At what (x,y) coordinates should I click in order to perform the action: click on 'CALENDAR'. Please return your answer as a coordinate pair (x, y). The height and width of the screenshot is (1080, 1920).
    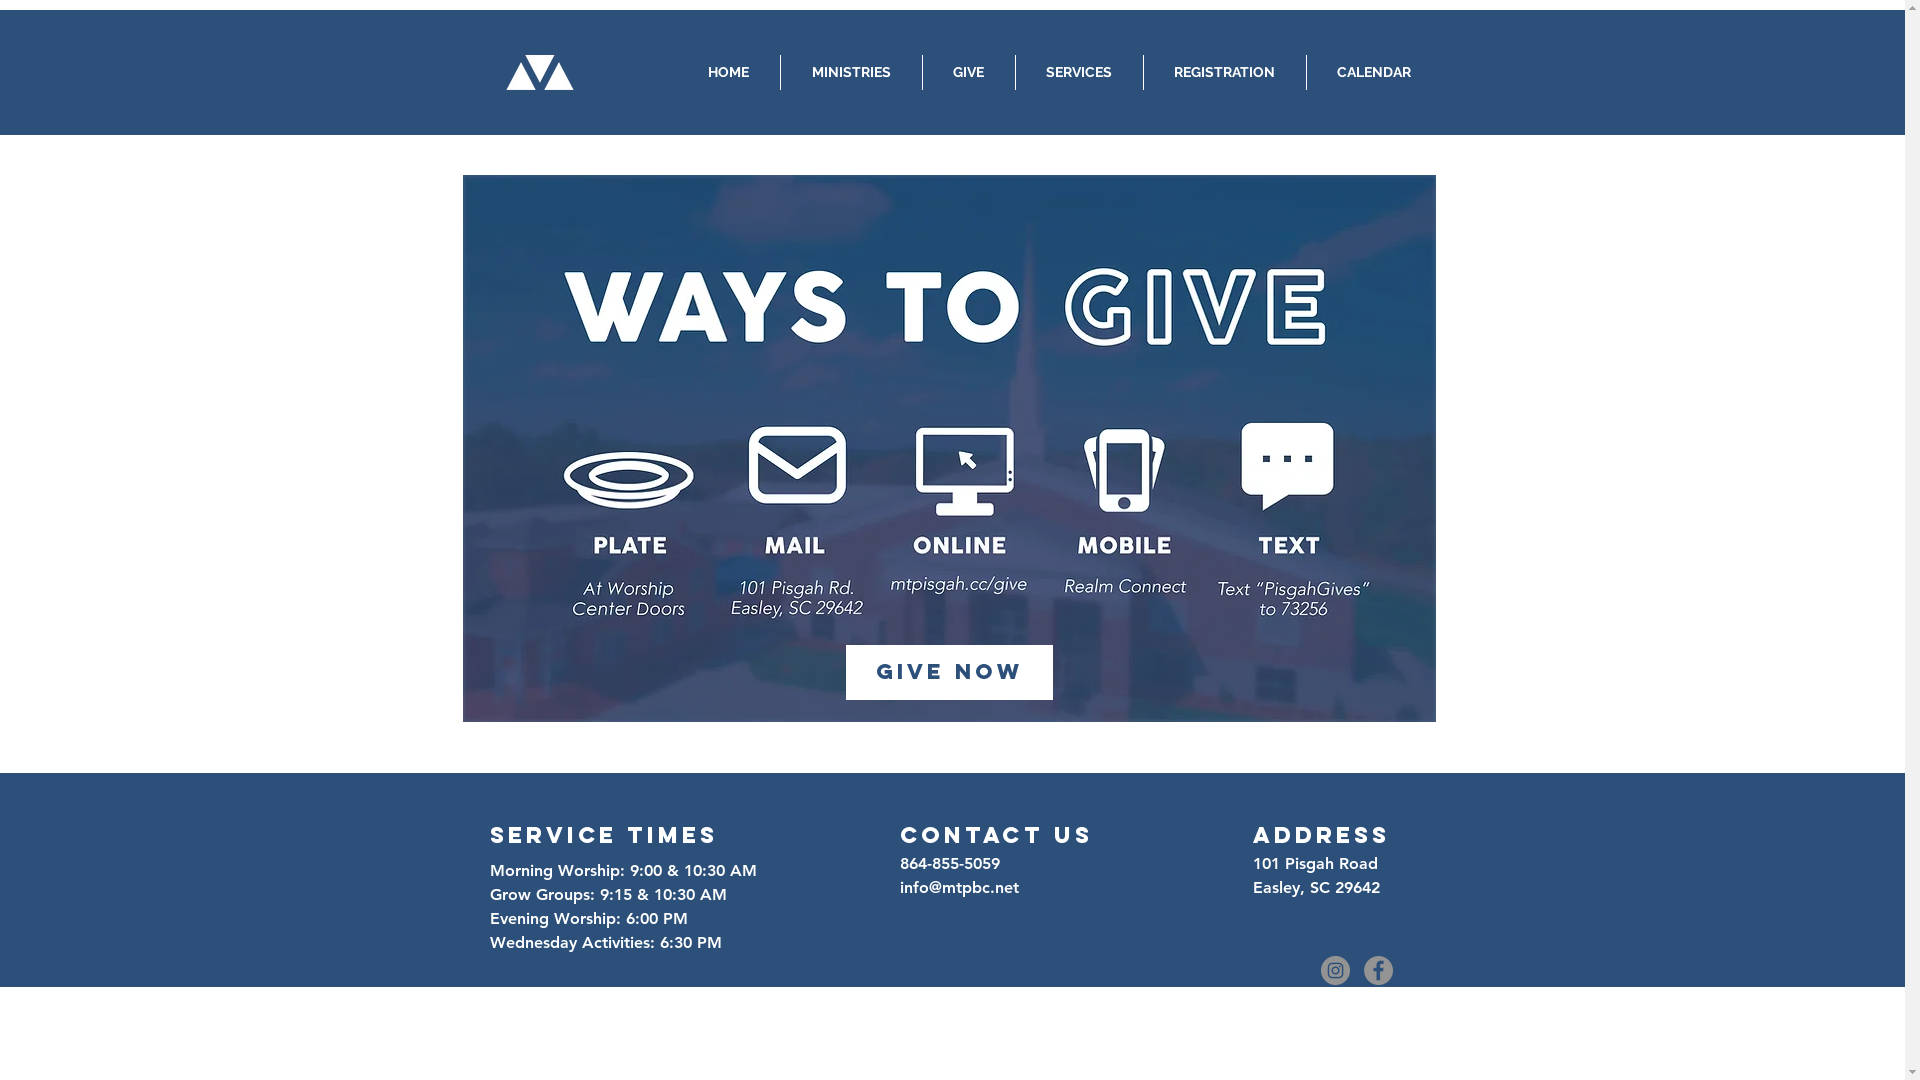
    Looking at the image, I should click on (1372, 71).